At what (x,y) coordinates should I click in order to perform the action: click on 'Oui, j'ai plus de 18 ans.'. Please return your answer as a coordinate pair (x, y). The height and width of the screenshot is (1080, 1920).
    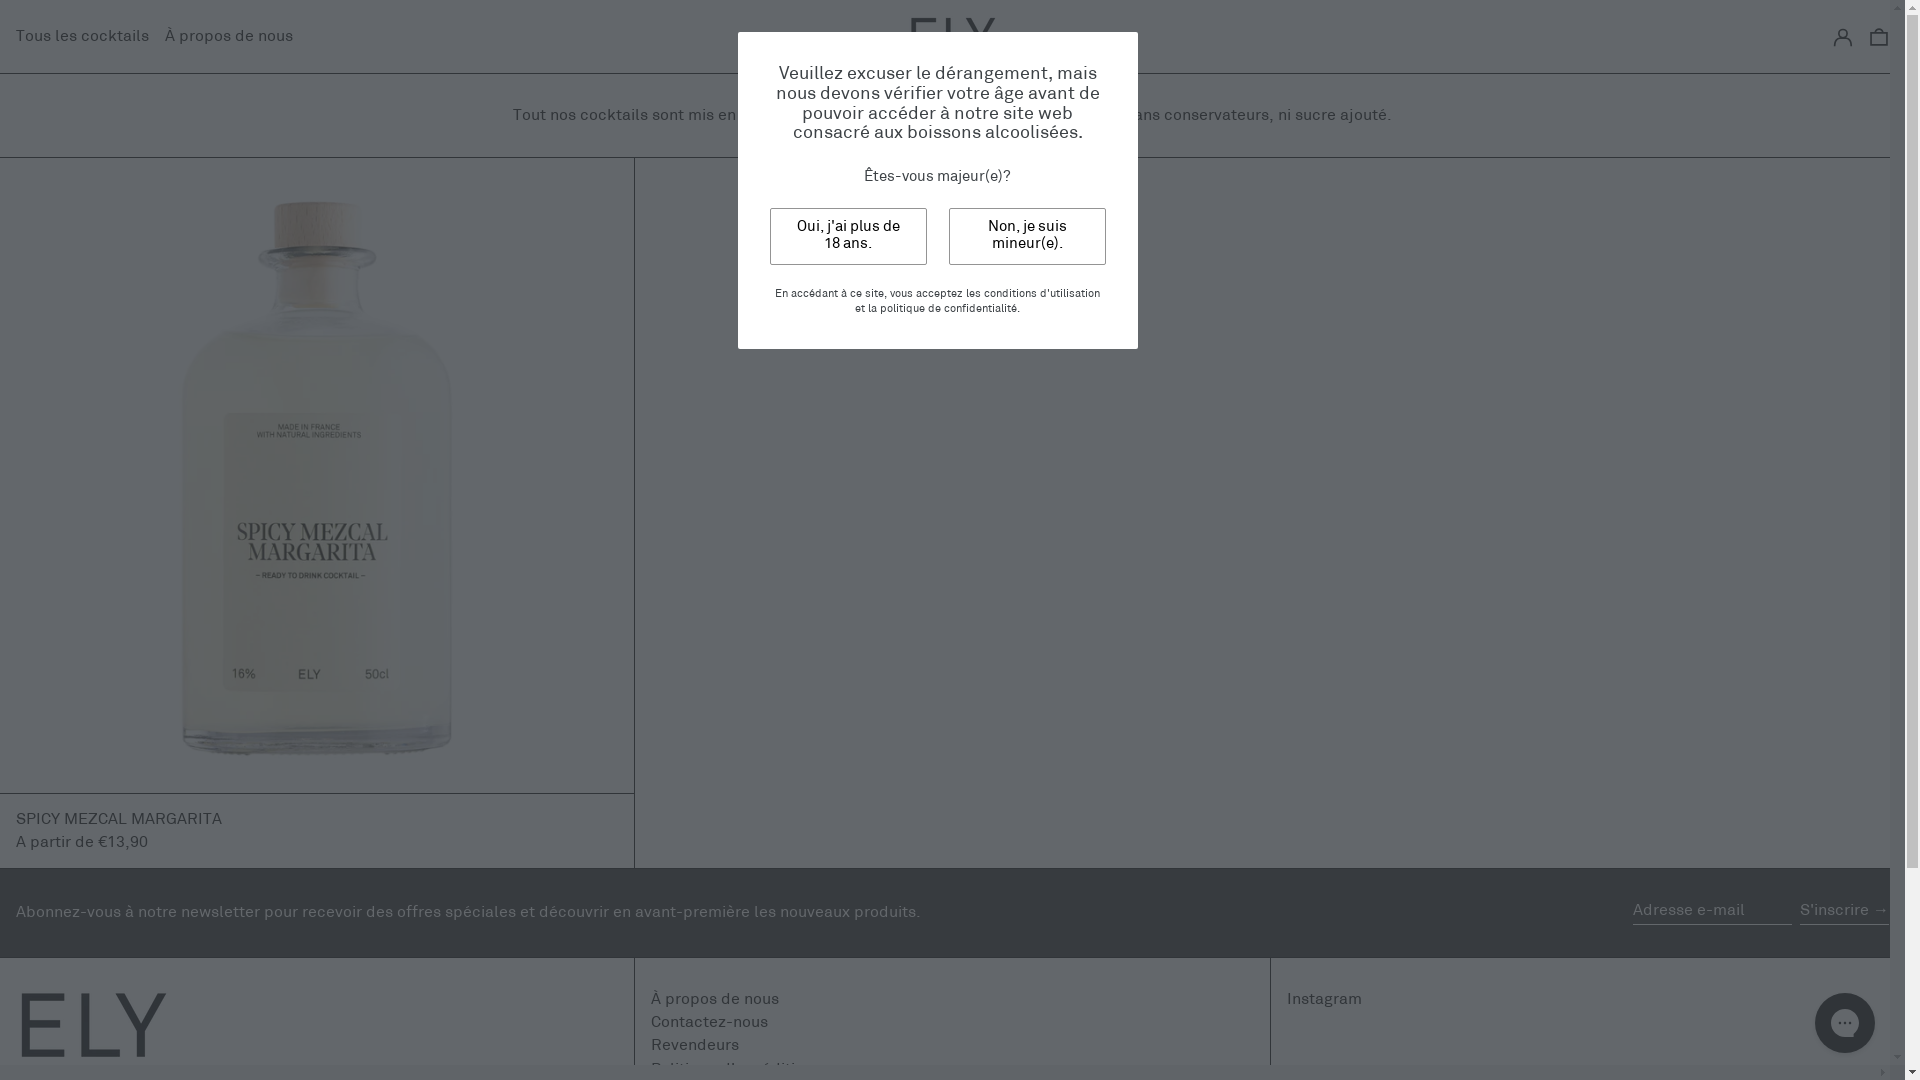
    Looking at the image, I should click on (848, 235).